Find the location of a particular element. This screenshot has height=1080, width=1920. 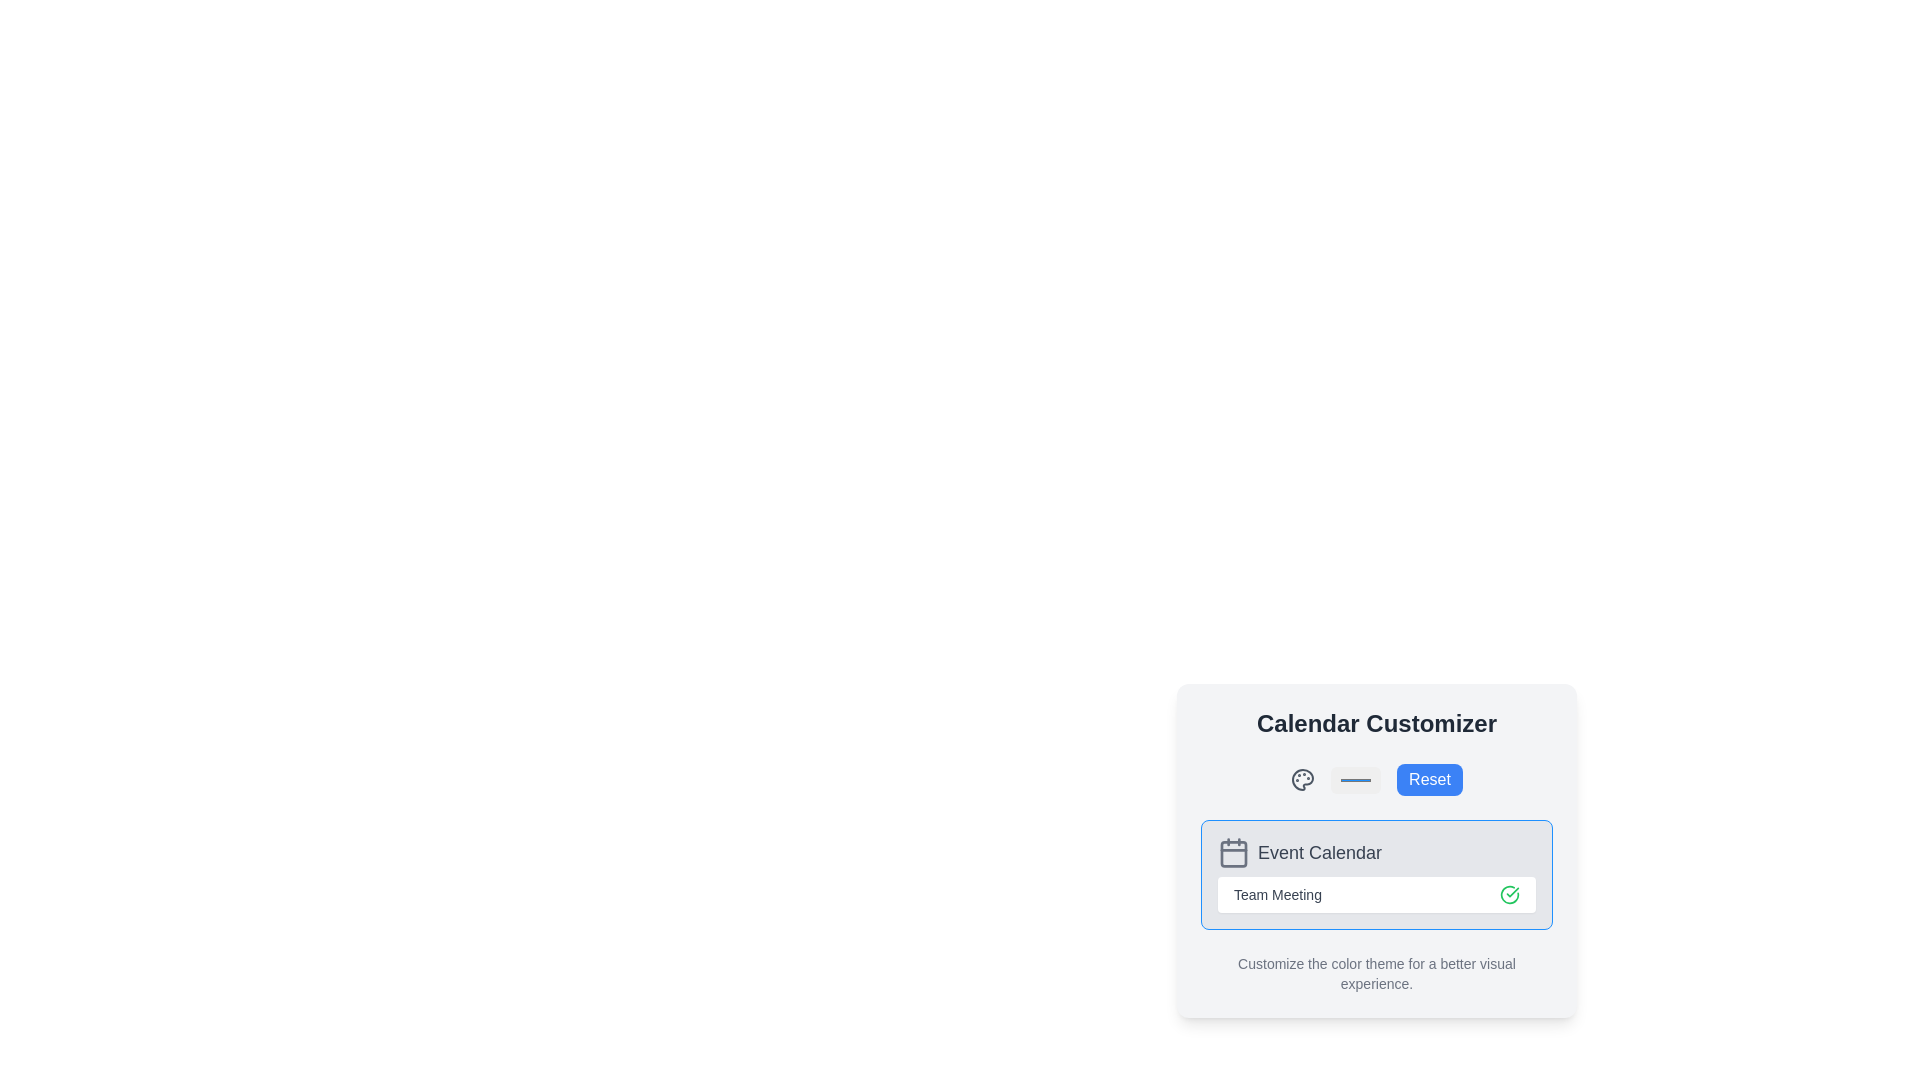

the painter's palette icon element, which is a part of the Calendar Customizer interface and features a clean, circular design with cutouts and holes is located at coordinates (1303, 778).